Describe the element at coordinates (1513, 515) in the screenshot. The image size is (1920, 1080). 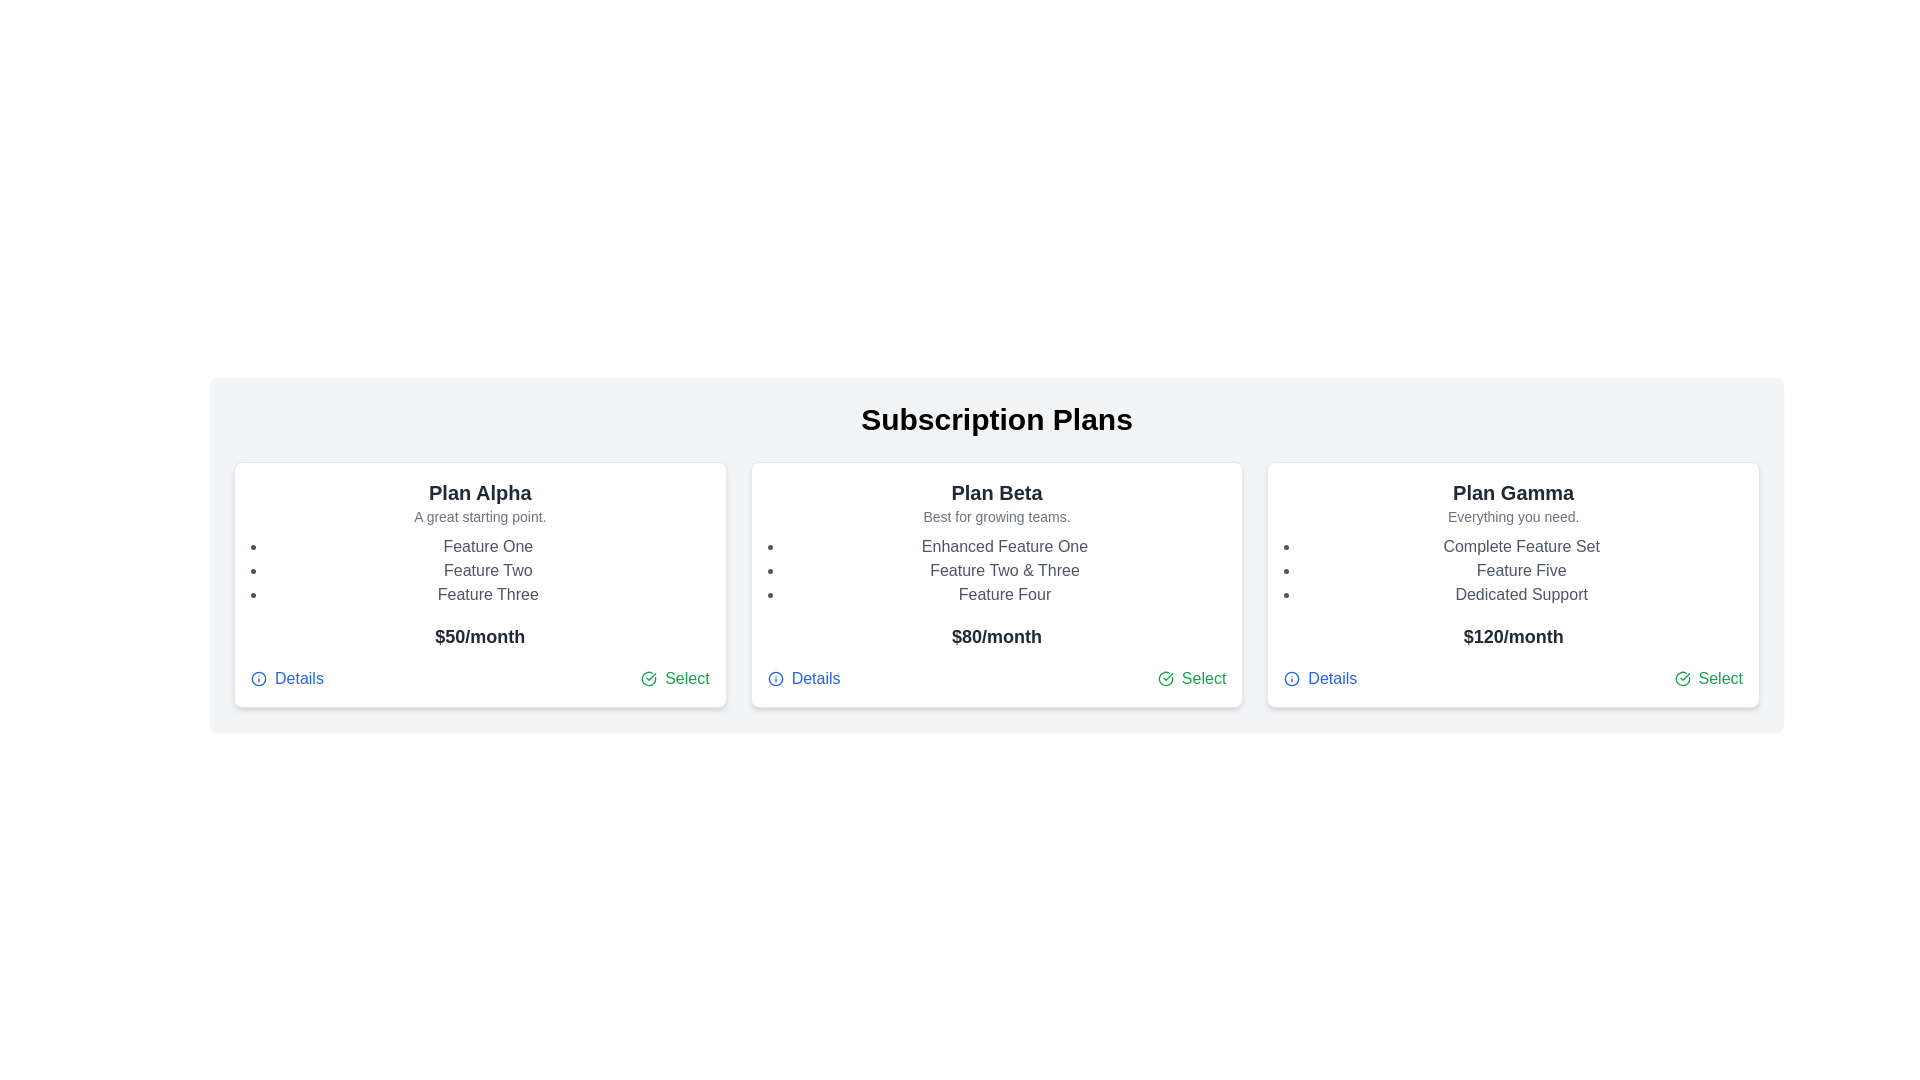
I see `the text element that provides a brief description for the 'Plan Gamma' subscription plan, located below the heading 'Plan Gamma'` at that location.